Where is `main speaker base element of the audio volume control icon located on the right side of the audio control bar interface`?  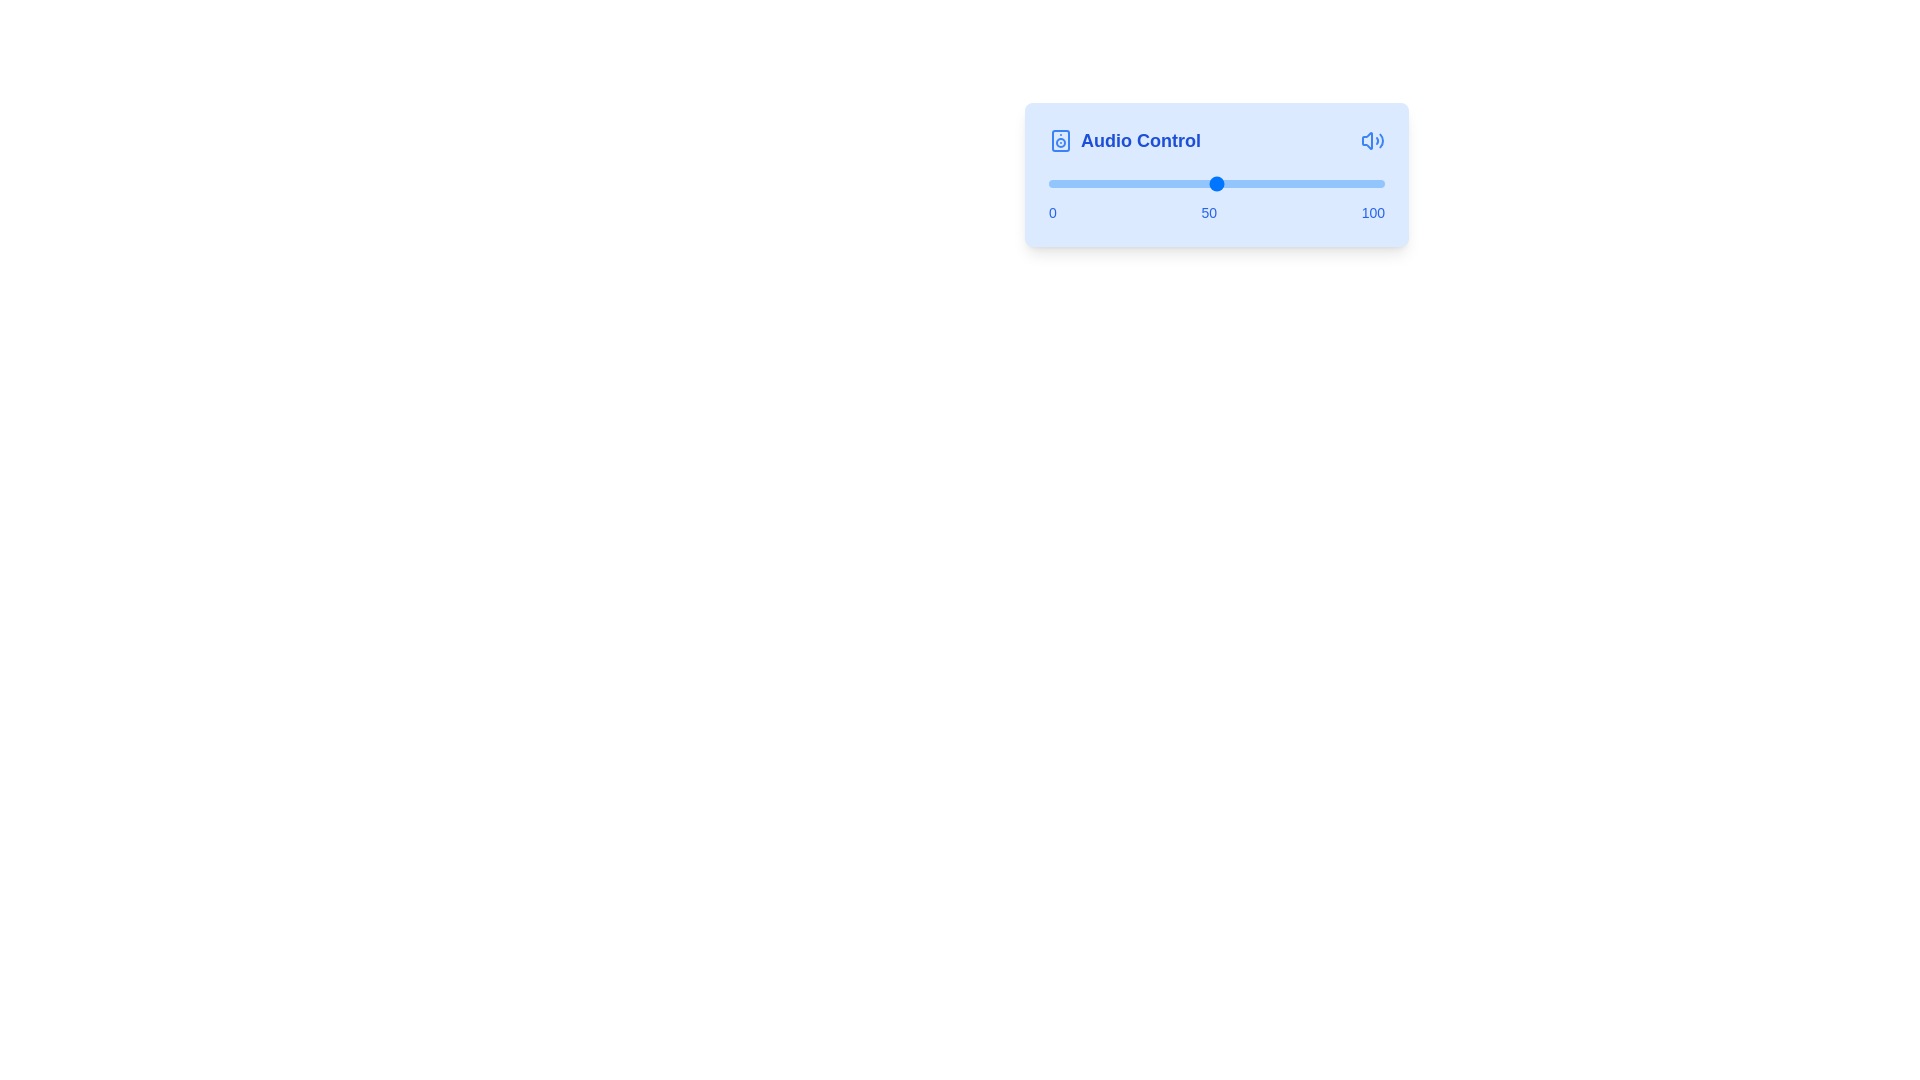
main speaker base element of the audio volume control icon located on the right side of the audio control bar interface is located at coordinates (1366, 140).